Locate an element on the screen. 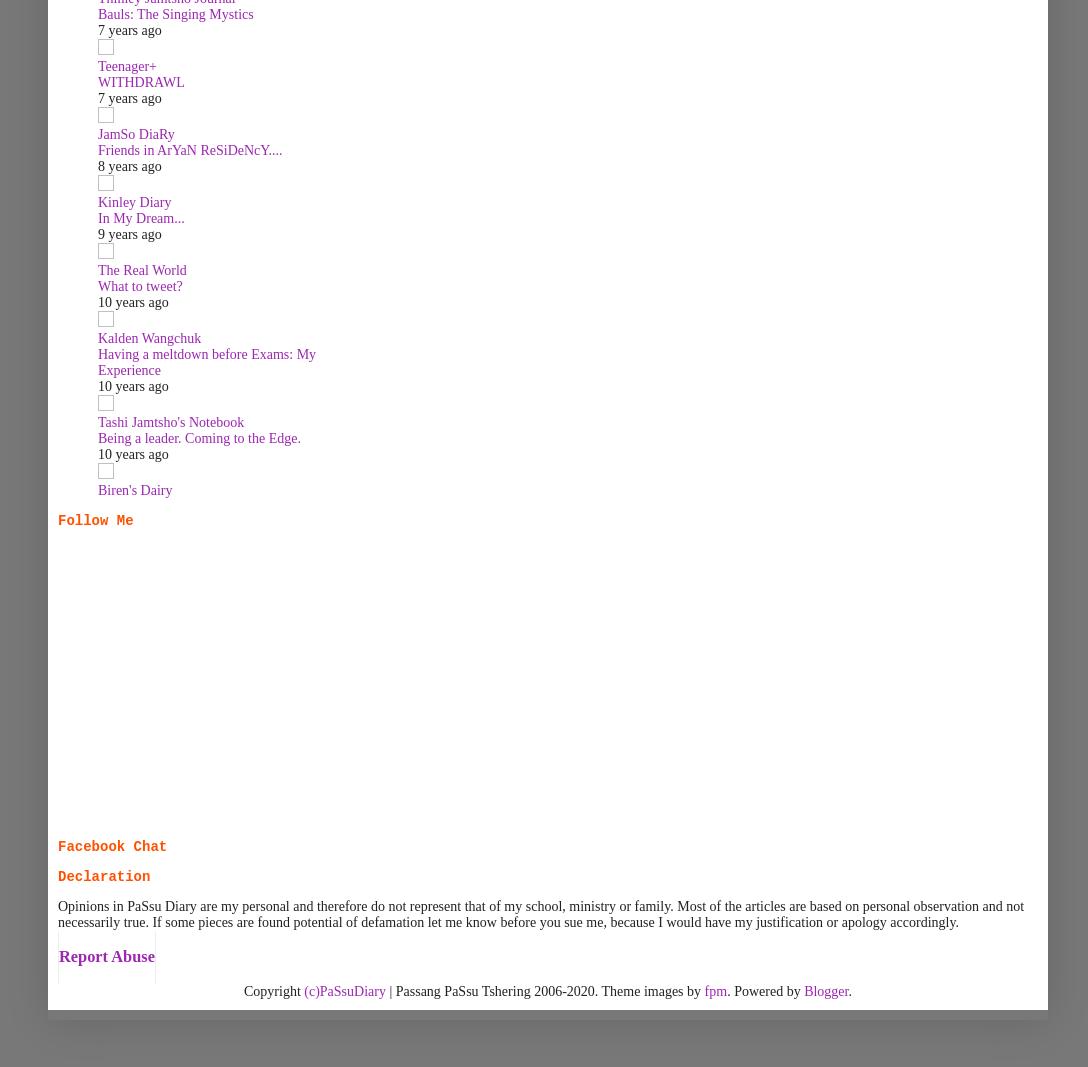 The height and width of the screenshot is (1067, 1088). '| Passang PaSsu Tshering 2006-2020. Theme images by' is located at coordinates (544, 990).